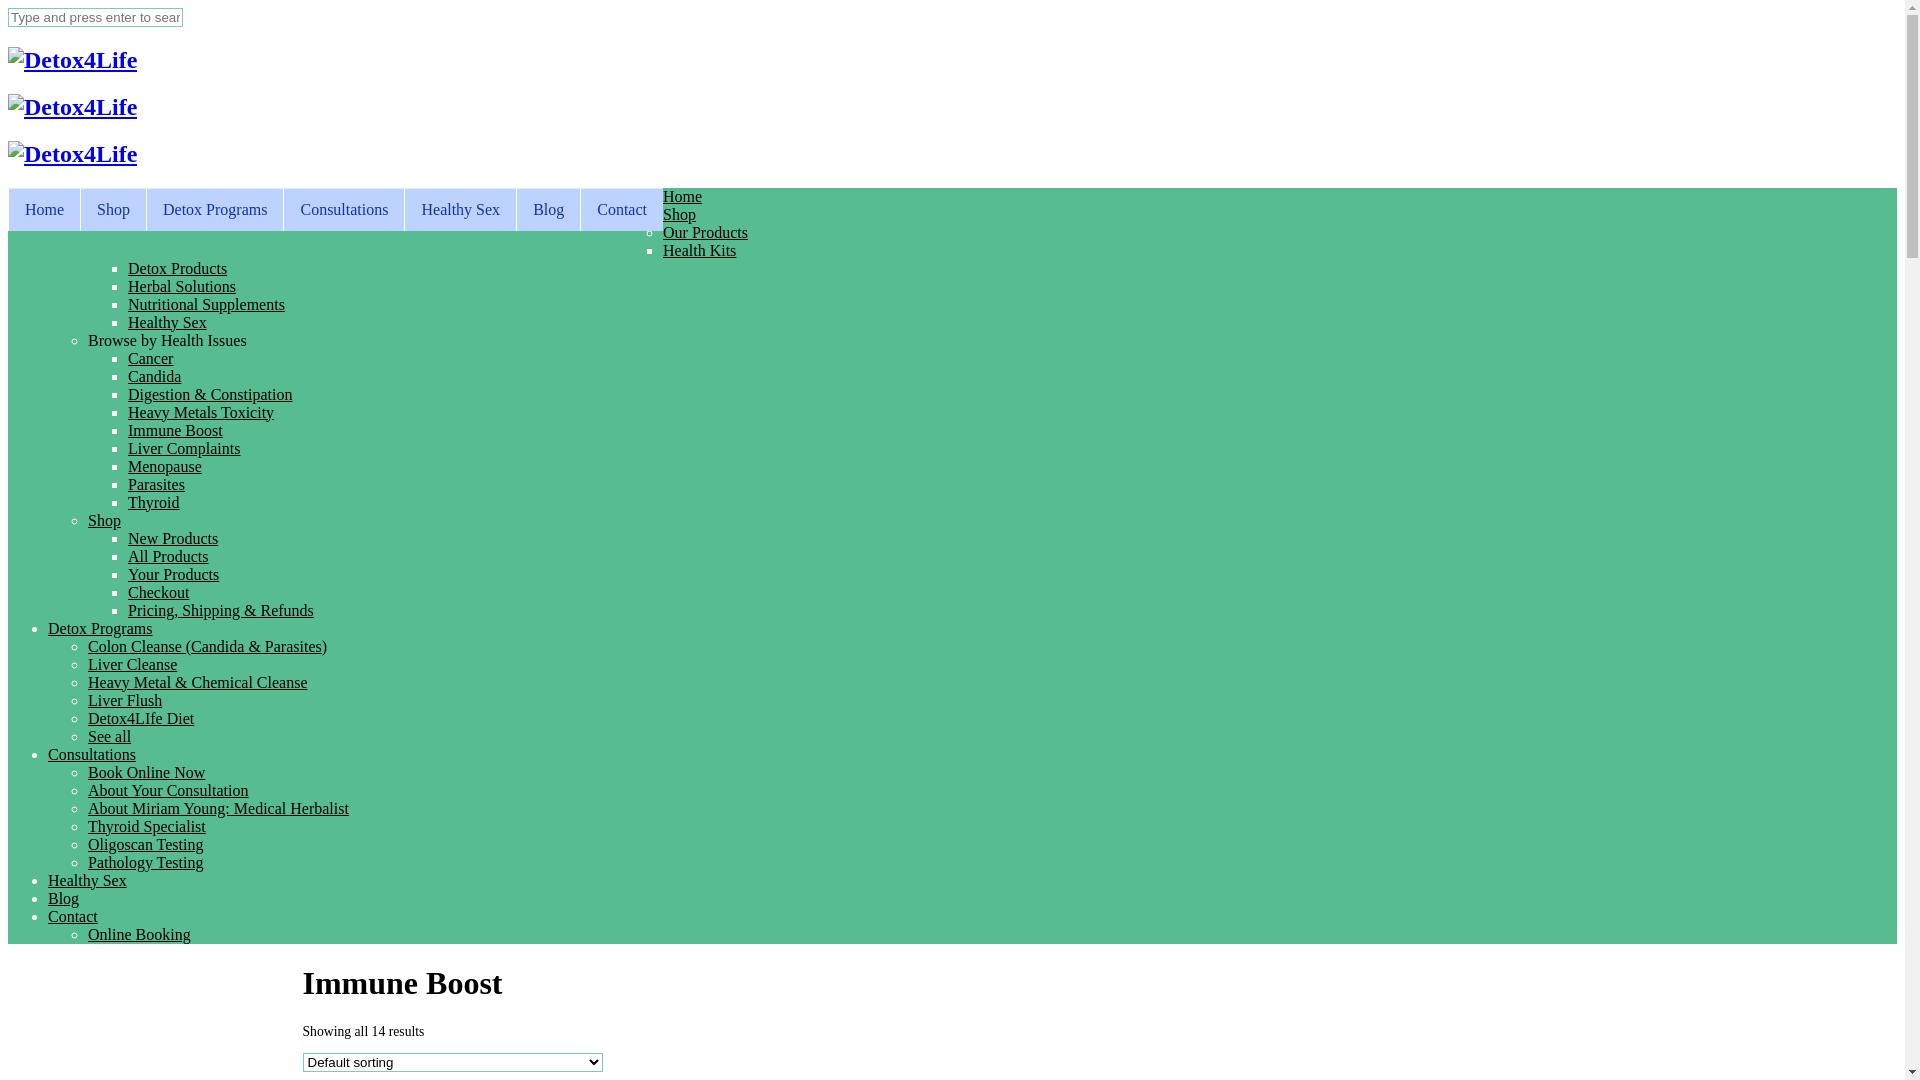 The width and height of the screenshot is (1920, 1080). I want to click on 'Nutritional Supplements', so click(206, 304).